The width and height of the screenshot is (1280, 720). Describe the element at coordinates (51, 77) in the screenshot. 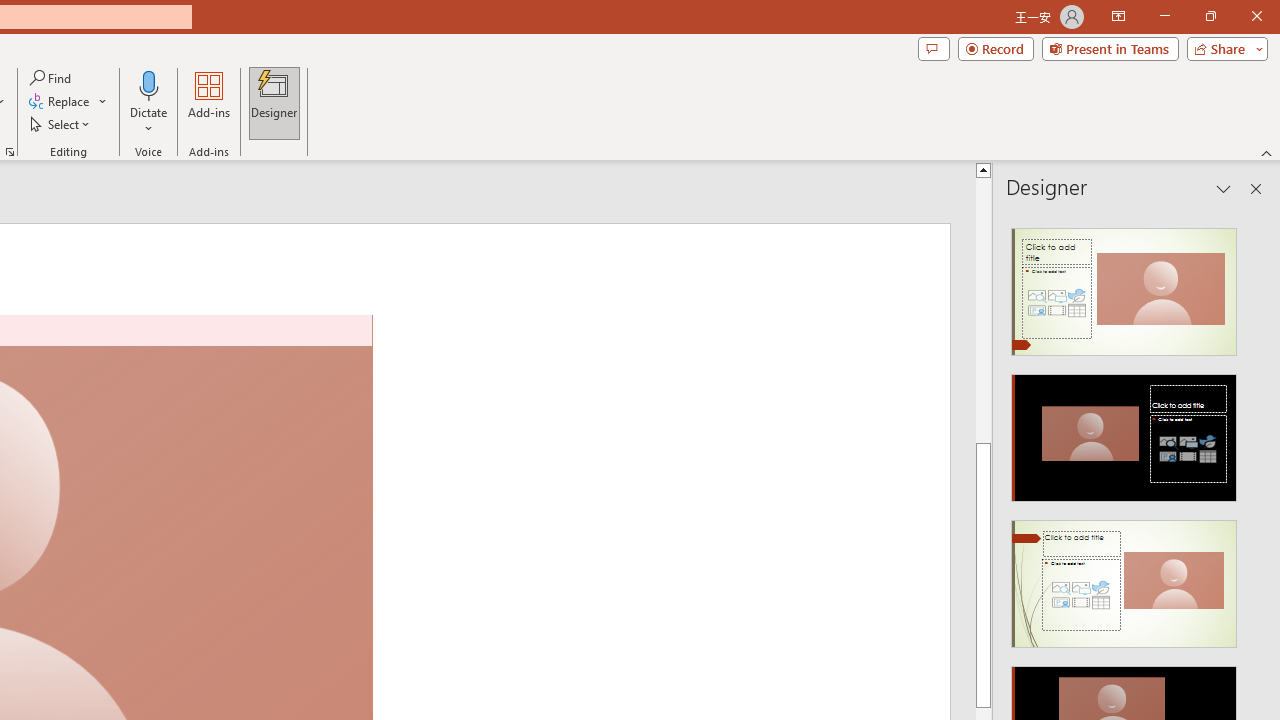

I see `'Find...'` at that location.